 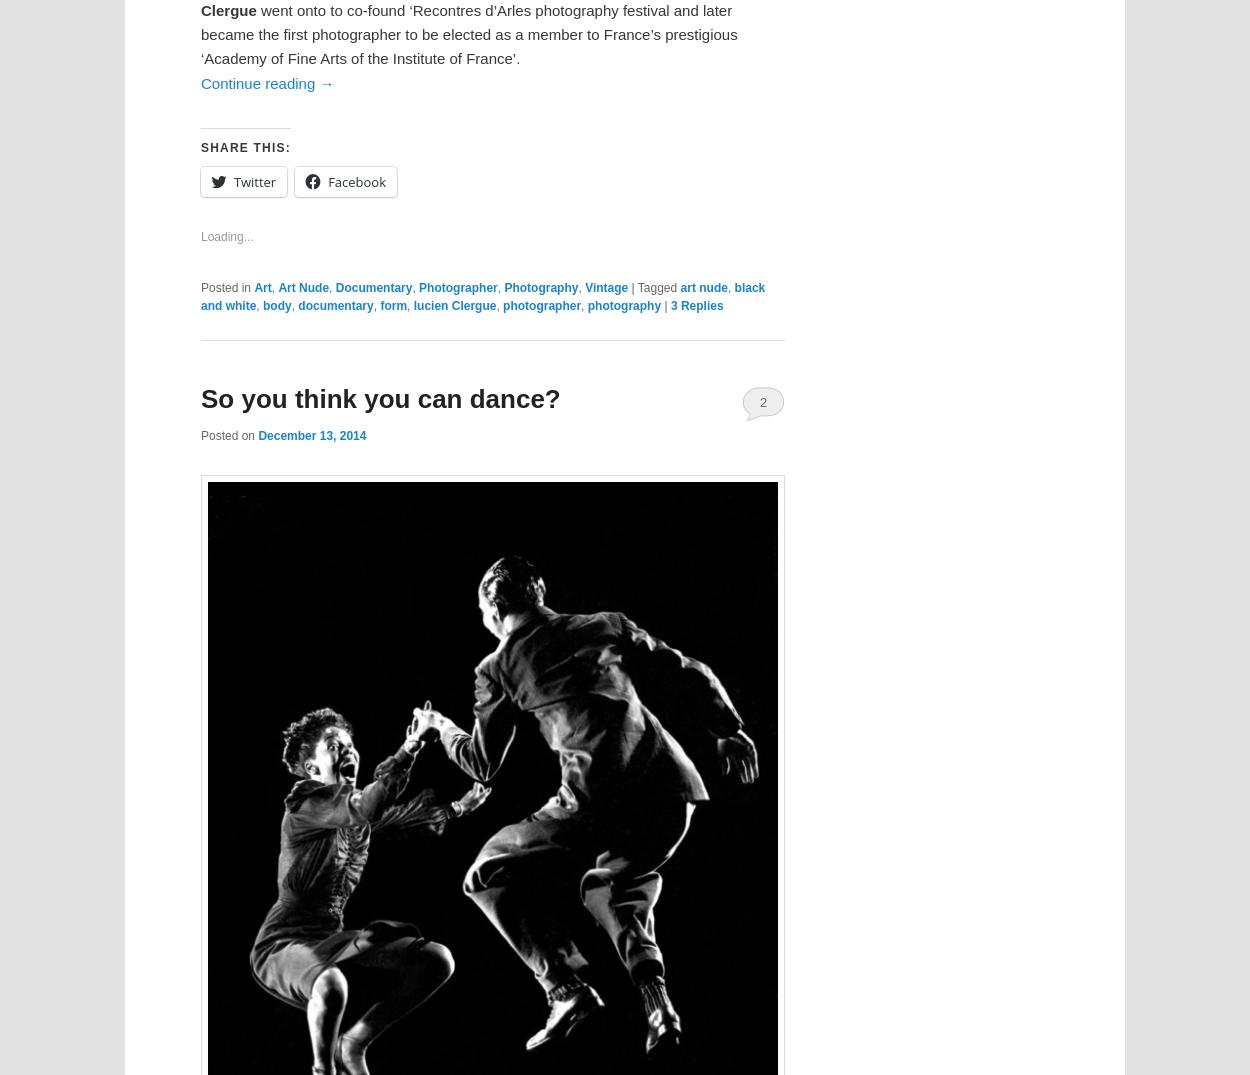 What do you see at coordinates (312, 434) in the screenshot?
I see `'December 13, 2014'` at bounding box center [312, 434].